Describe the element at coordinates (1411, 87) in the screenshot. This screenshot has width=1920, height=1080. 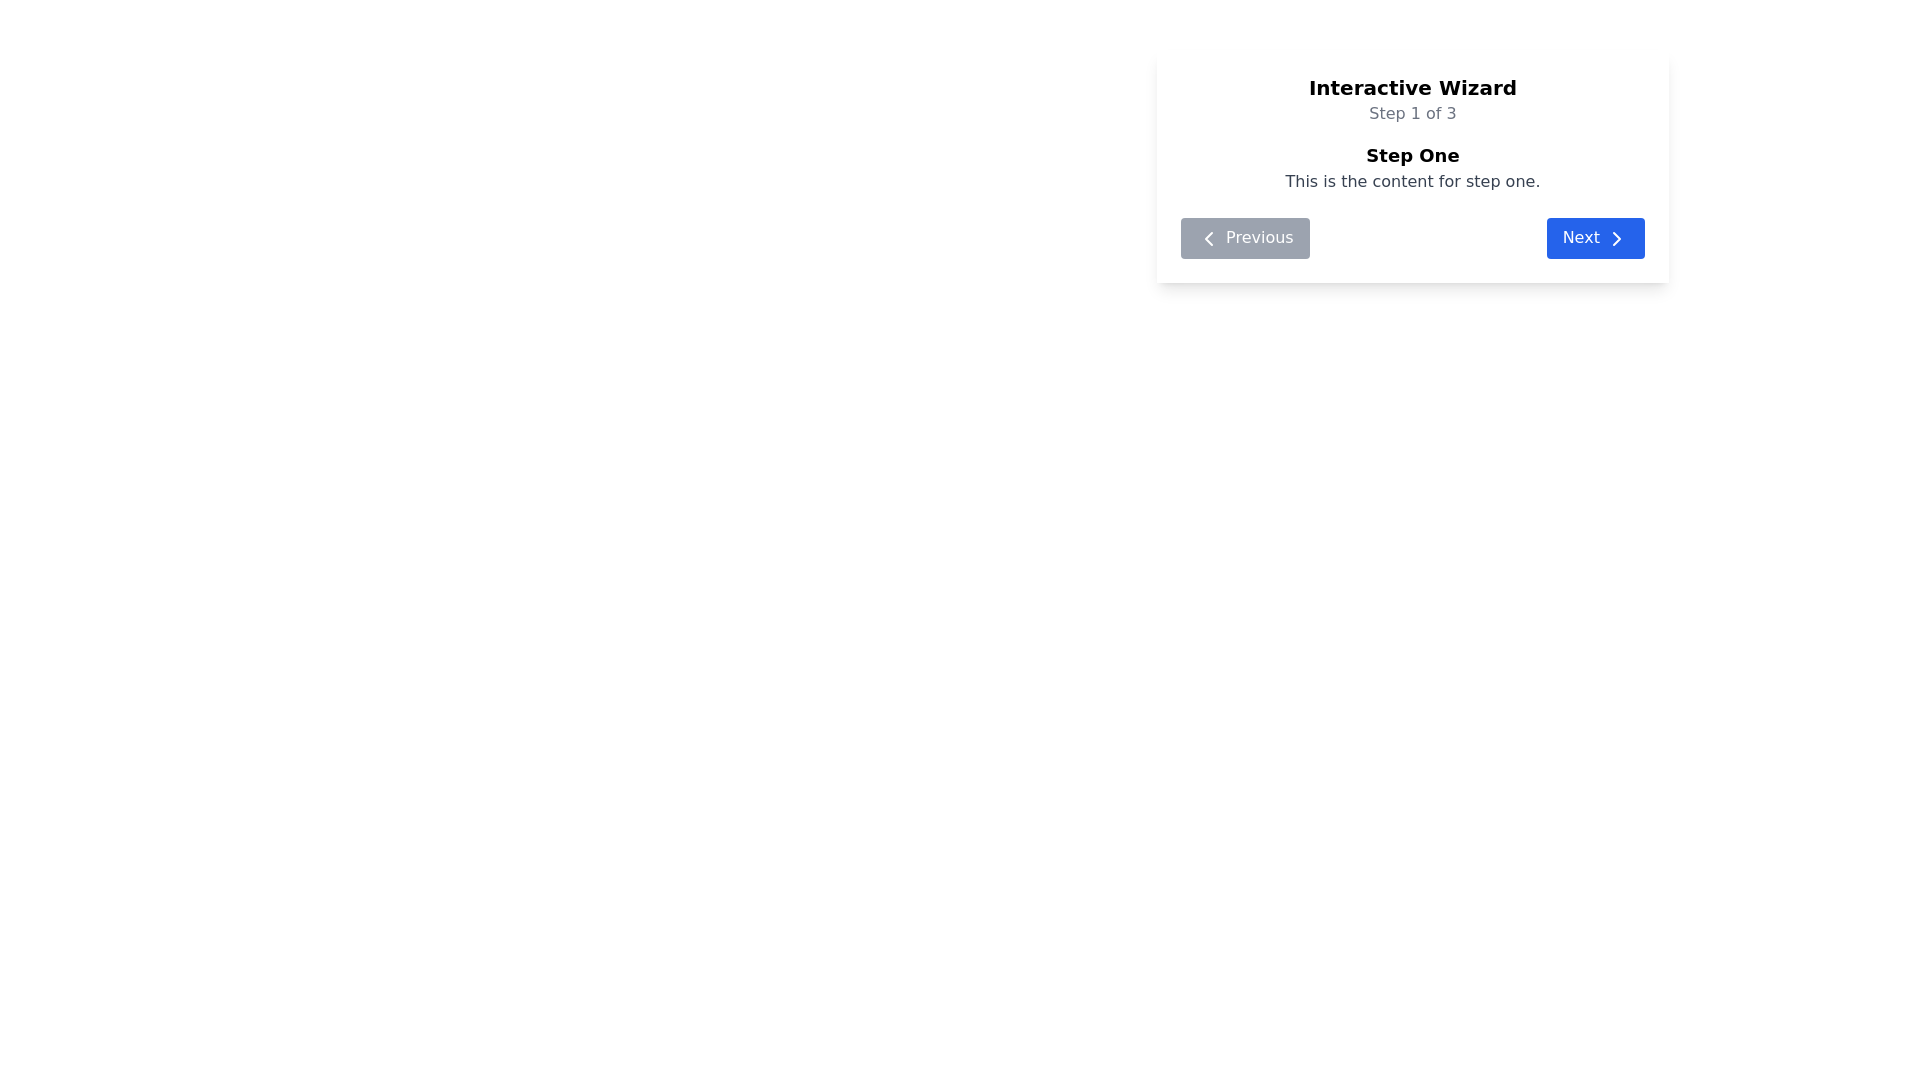
I see `the title or heading text element of the interactive wizard interface, which is positioned directly above 'Step 1 of 3' and is horizontally centered` at that location.